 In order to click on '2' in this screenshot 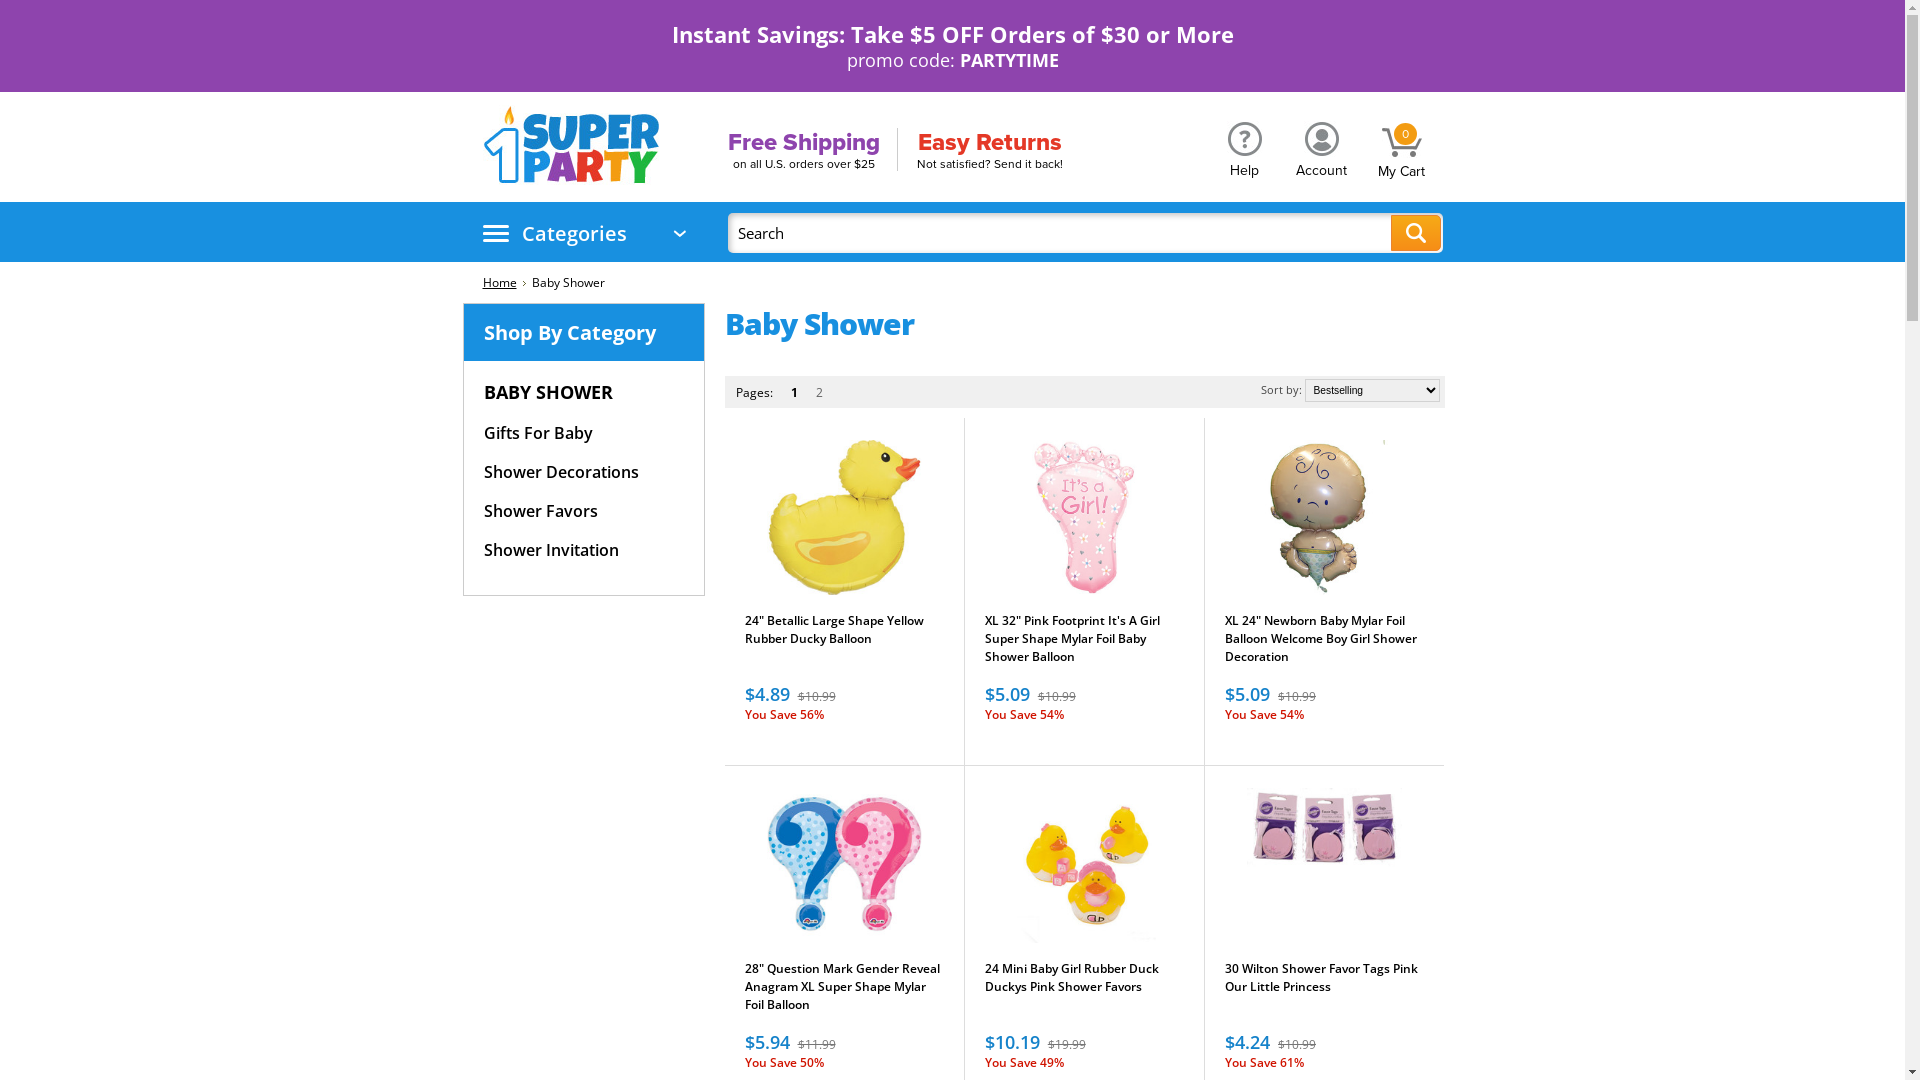, I will do `click(811, 393)`.